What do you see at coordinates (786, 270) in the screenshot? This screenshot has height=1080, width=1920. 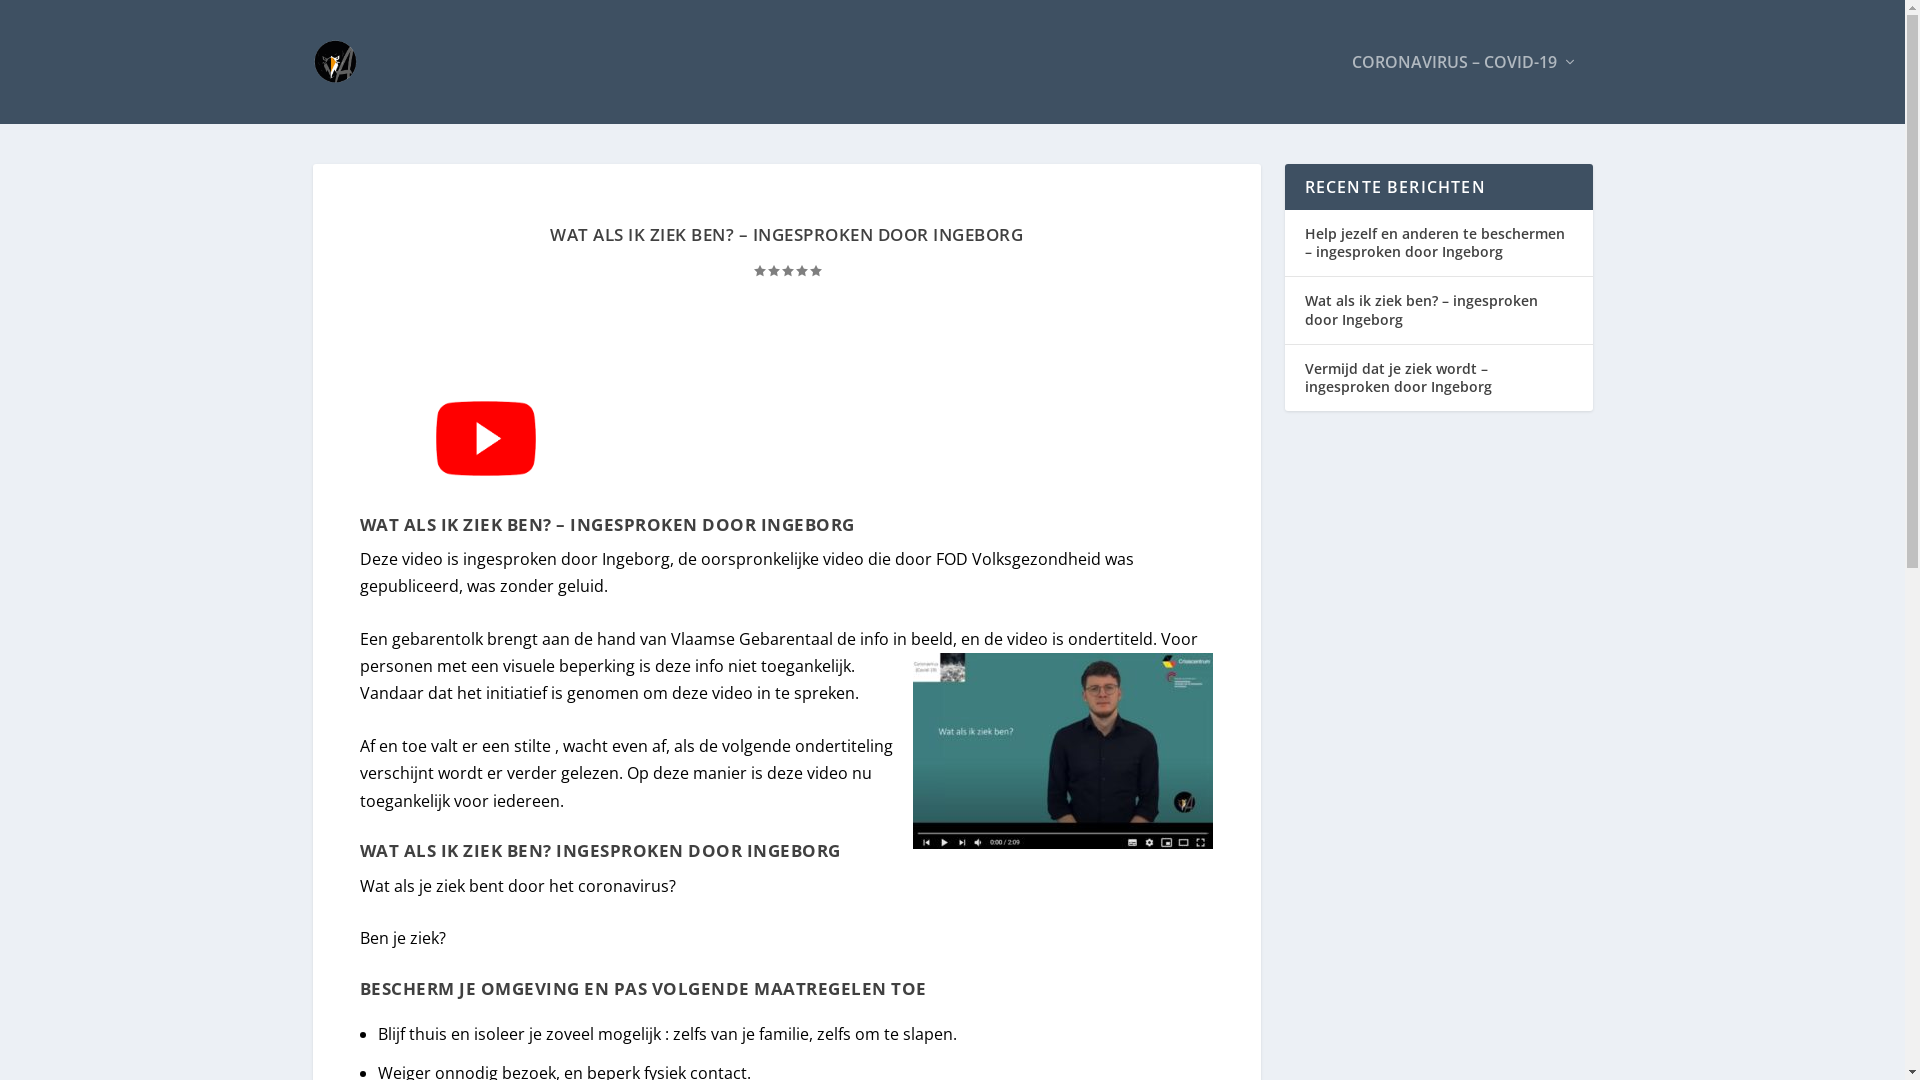 I see `'Rating: 5.00'` at bounding box center [786, 270].